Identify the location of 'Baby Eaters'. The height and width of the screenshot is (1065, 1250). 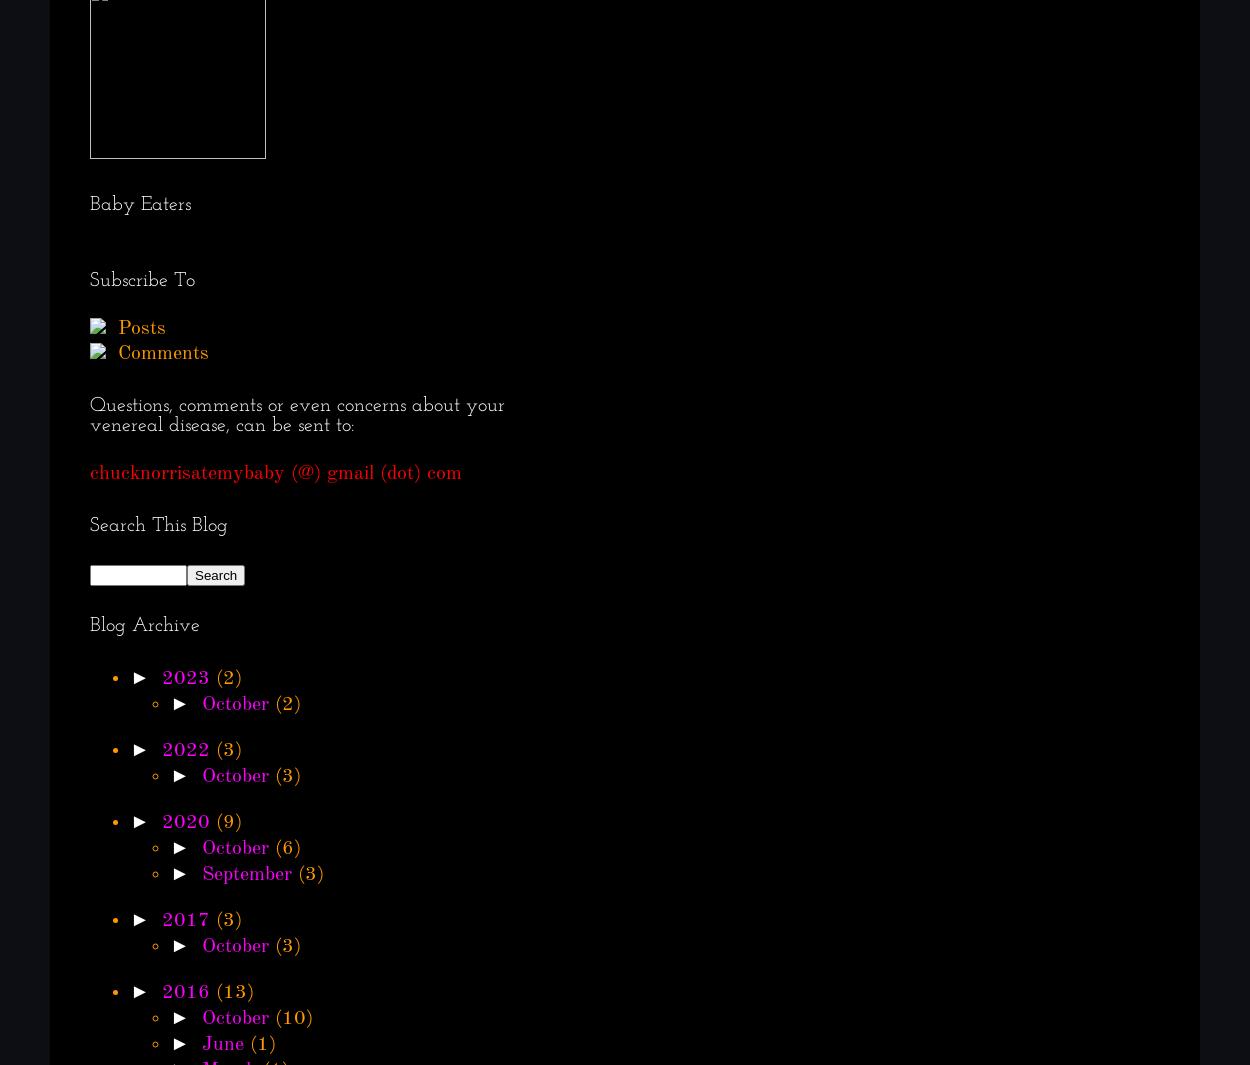
(140, 204).